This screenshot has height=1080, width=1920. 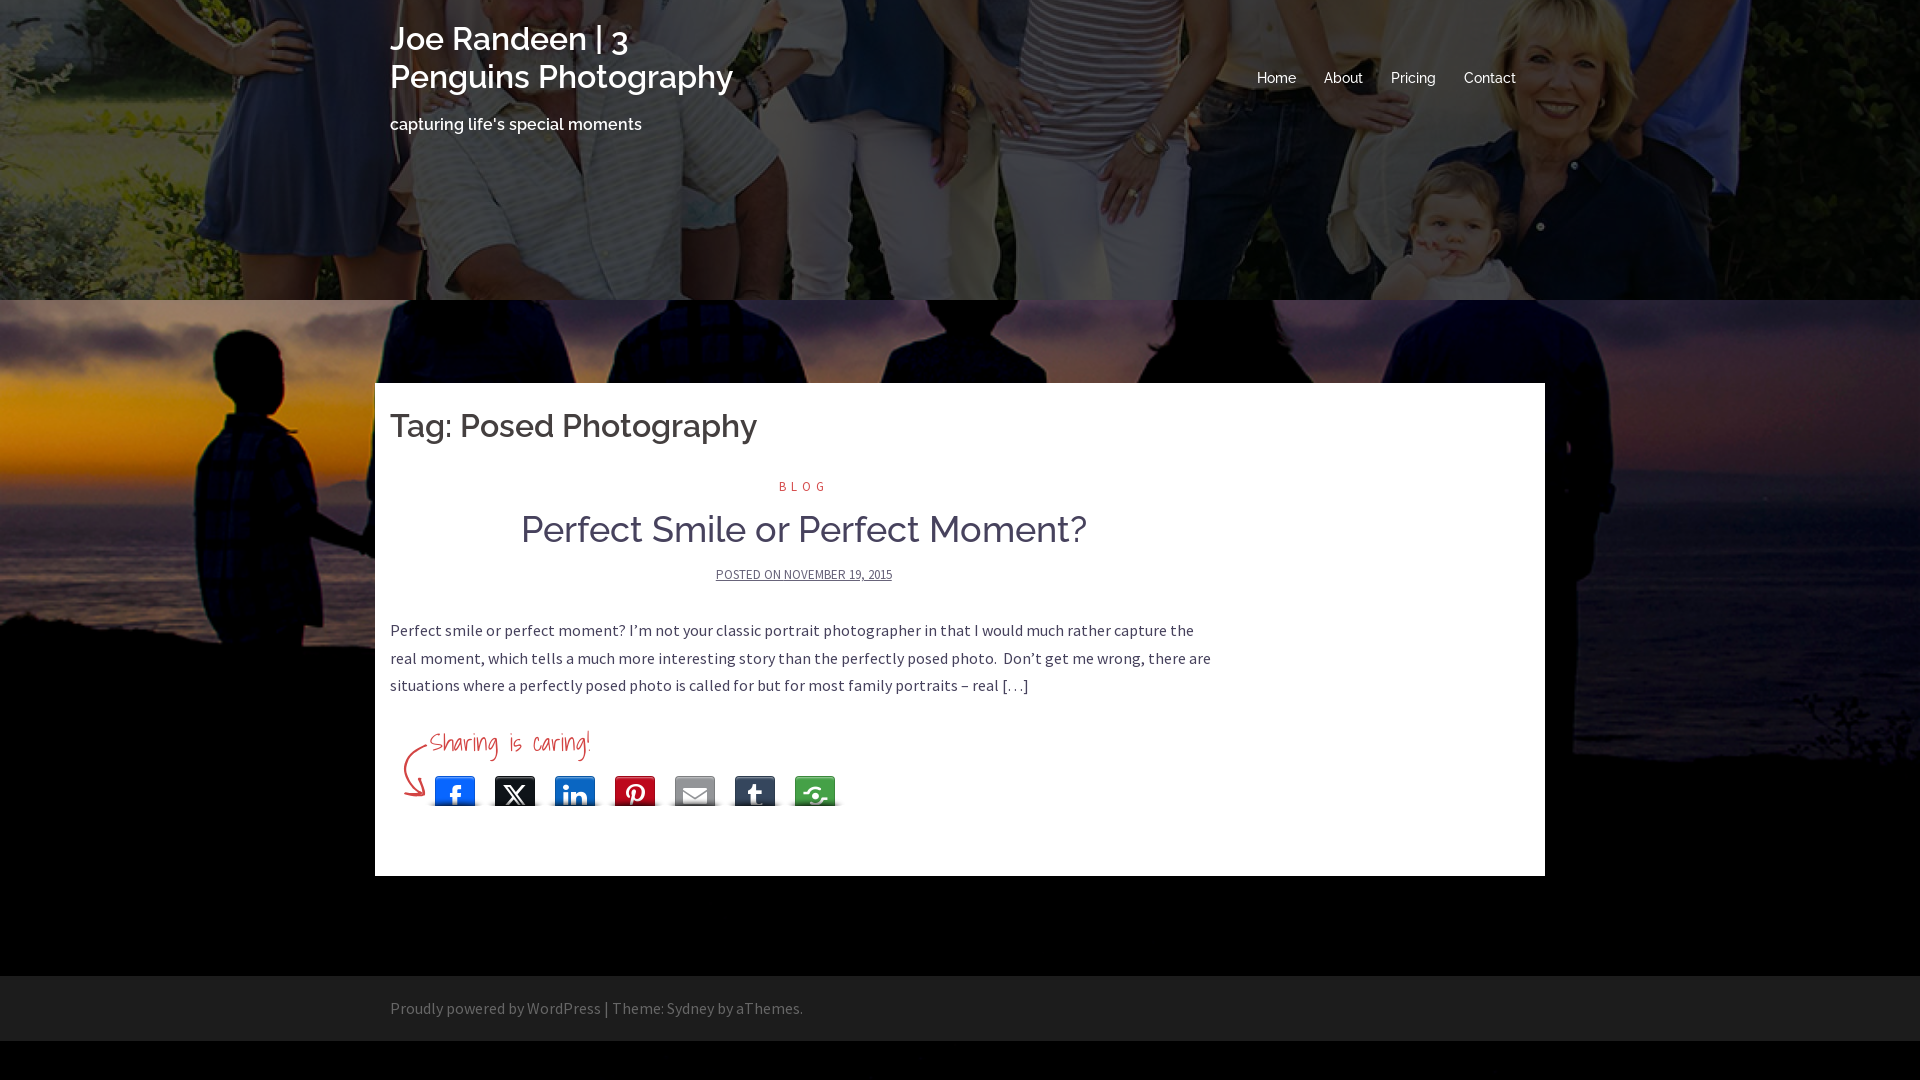 What do you see at coordinates (723, 785) in the screenshot?
I see `'Tumblr'` at bounding box center [723, 785].